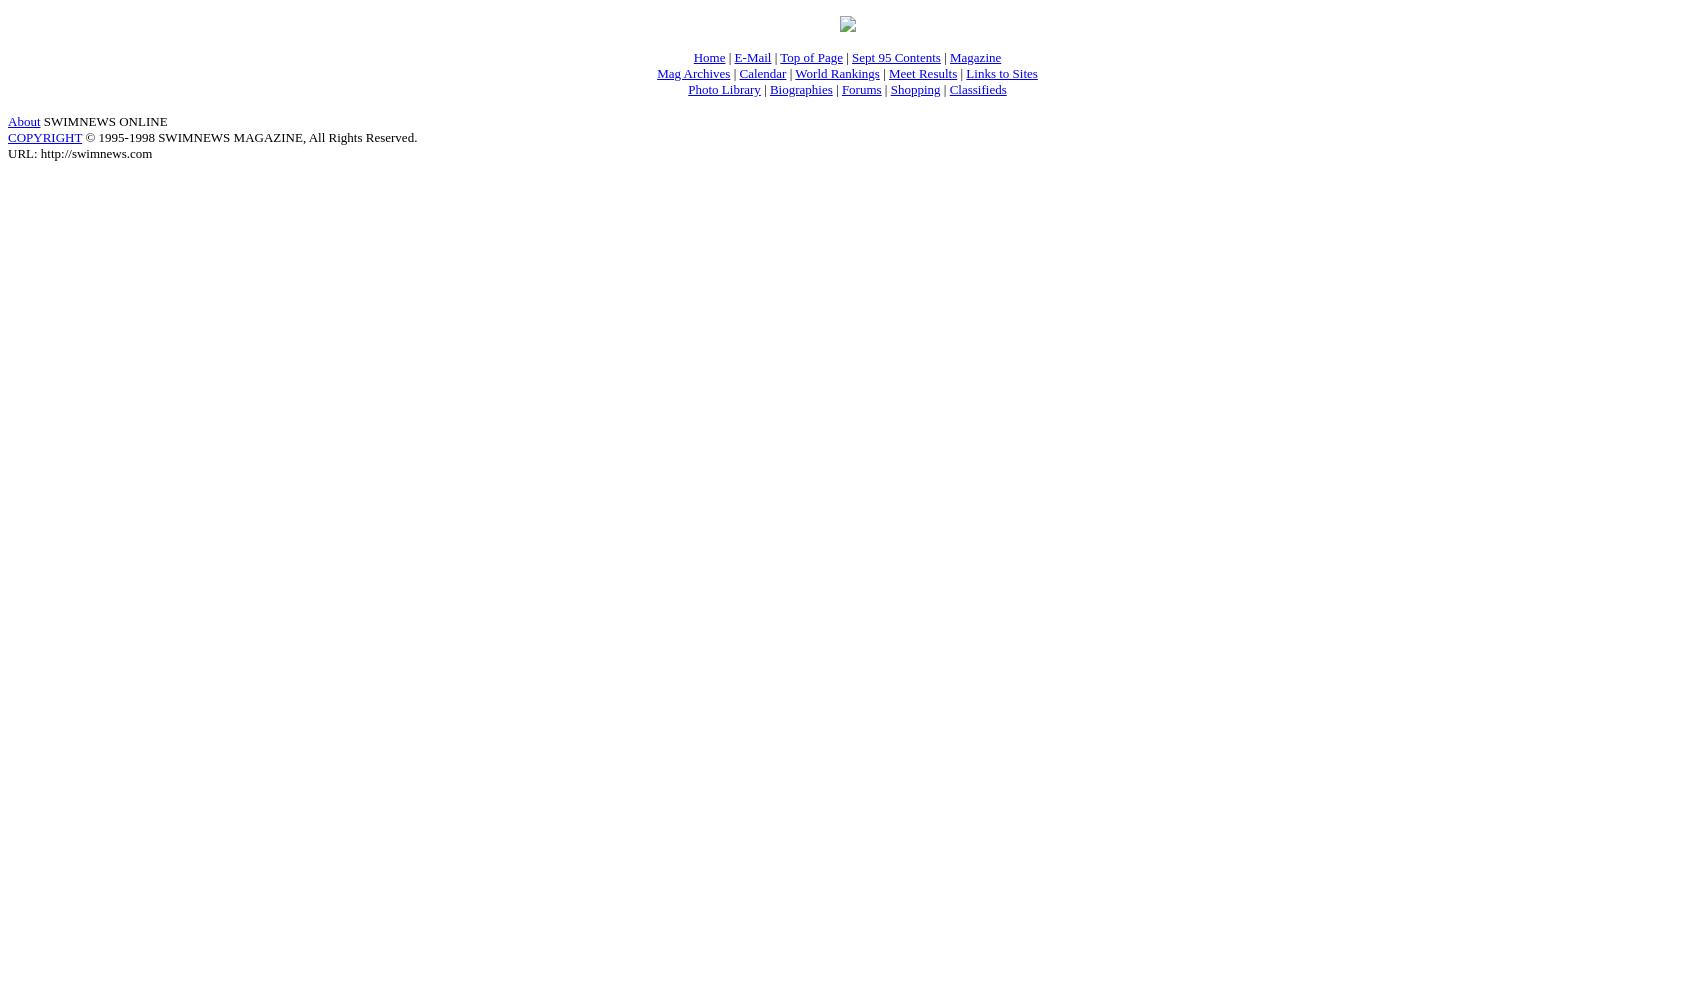 The width and height of the screenshot is (1695, 1000). Describe the element at coordinates (894, 56) in the screenshot. I see `'Sept 95 Contents'` at that location.